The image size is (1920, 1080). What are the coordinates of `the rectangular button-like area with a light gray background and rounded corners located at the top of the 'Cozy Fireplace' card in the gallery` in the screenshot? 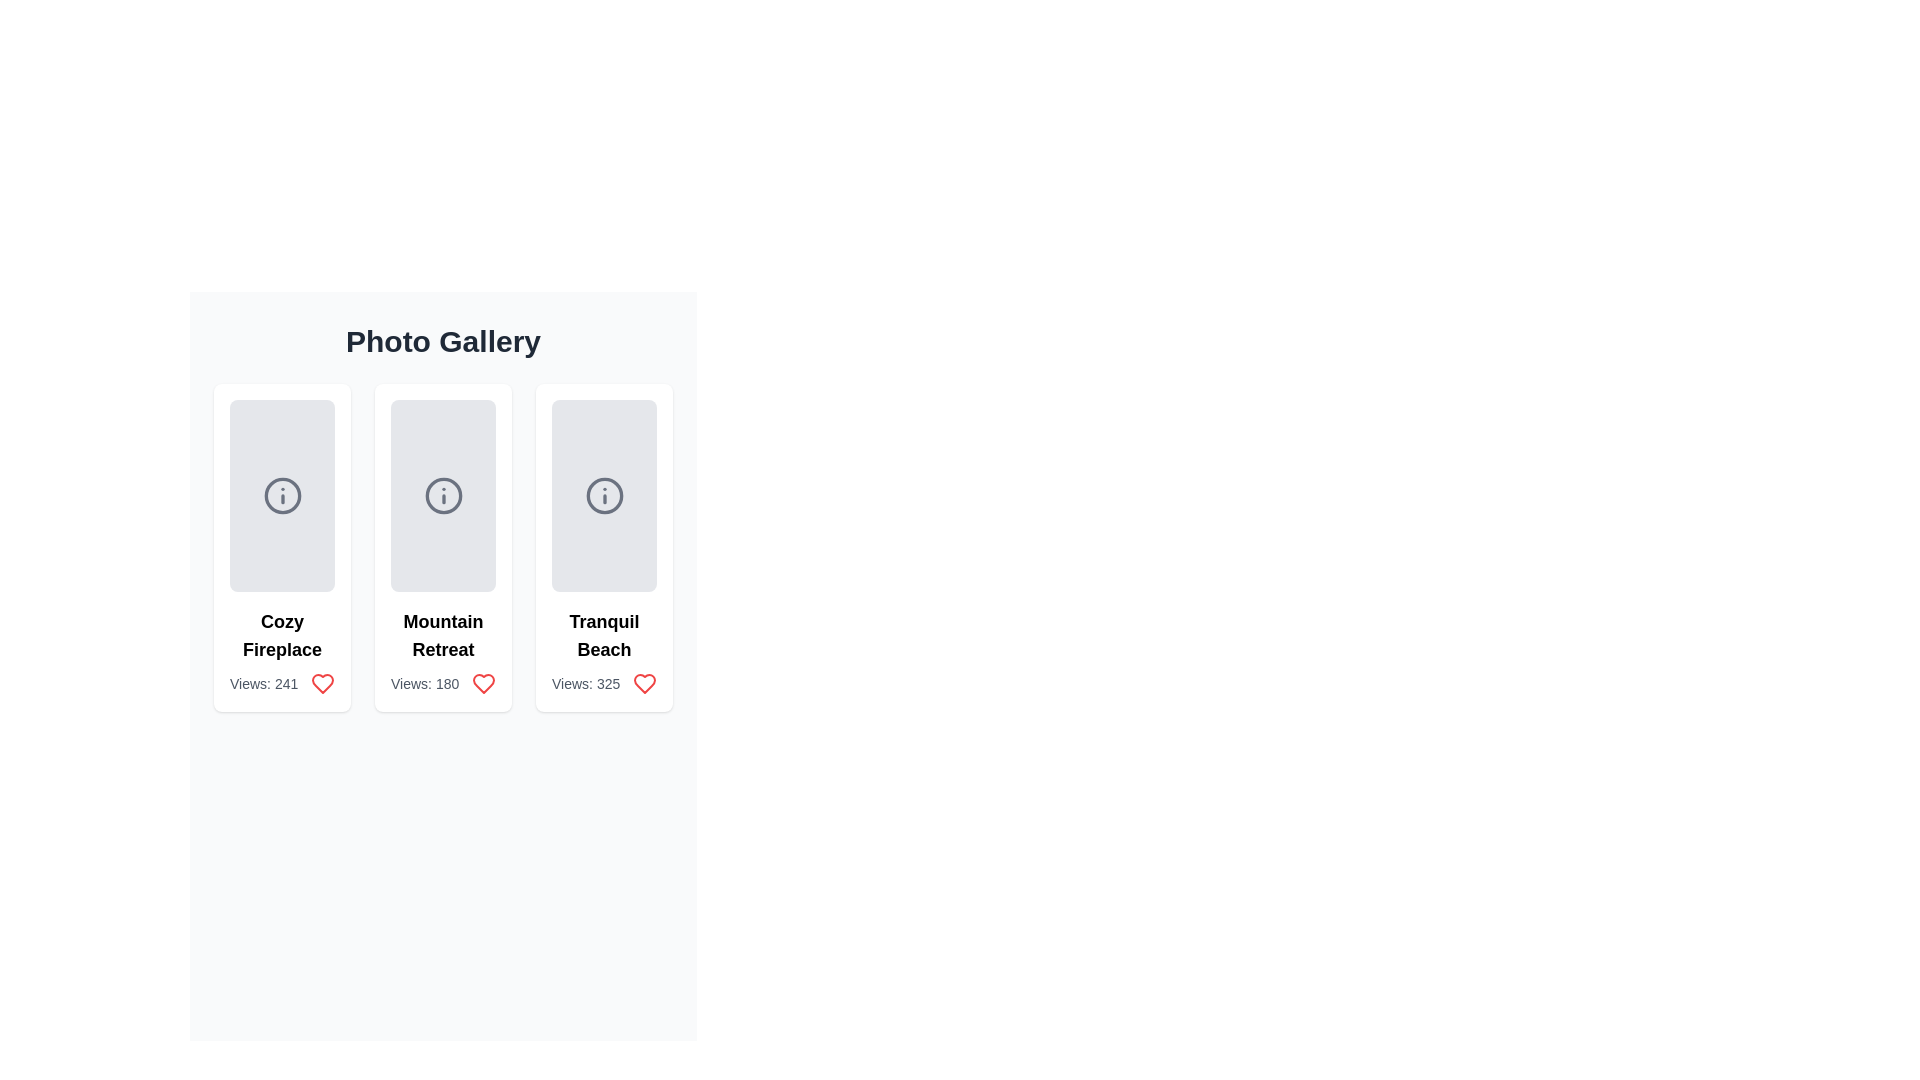 It's located at (281, 495).